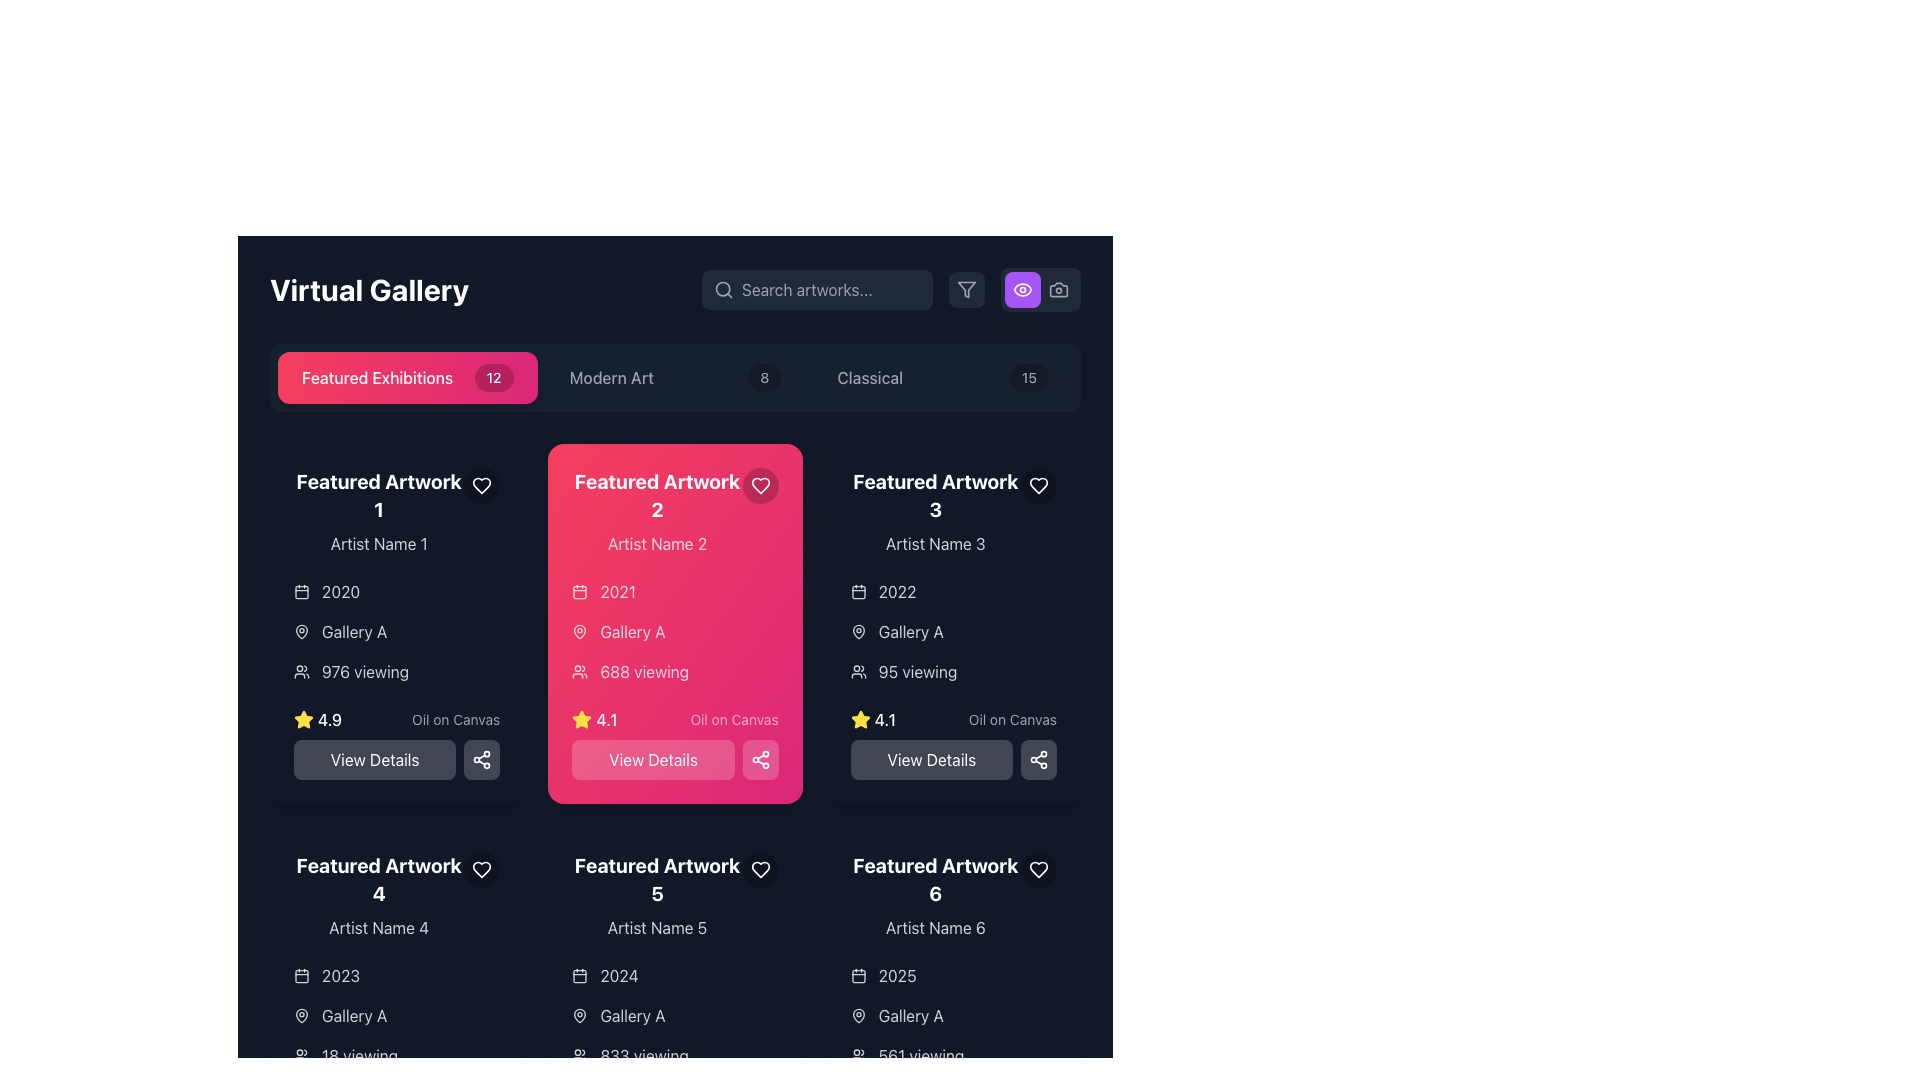 The width and height of the screenshot is (1920, 1080). I want to click on the Rating and Description Combination displaying a star rating of 4.1 and the description 'Oil on Canvas' within the 'Featured Artwork 3' card, so click(952, 720).